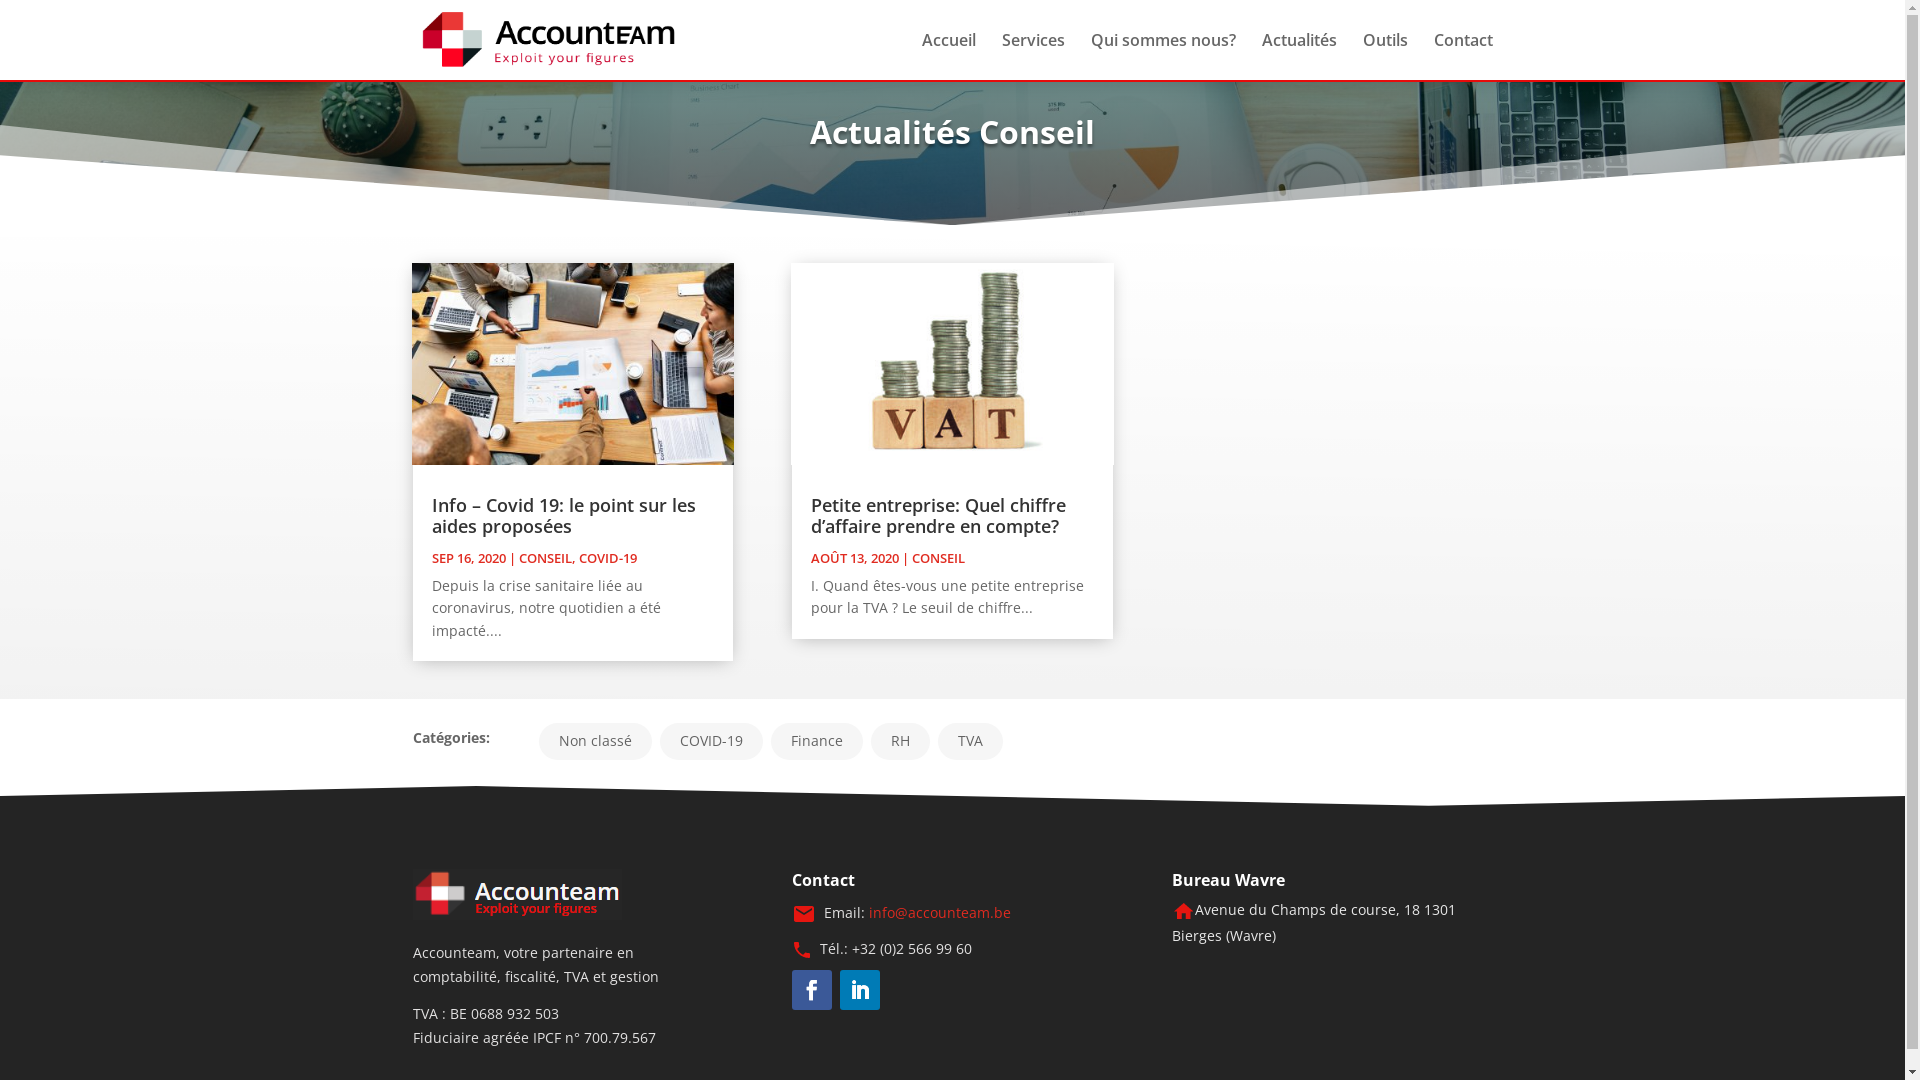 The image size is (1920, 1080). What do you see at coordinates (711, 741) in the screenshot?
I see `'COVID-19'` at bounding box center [711, 741].